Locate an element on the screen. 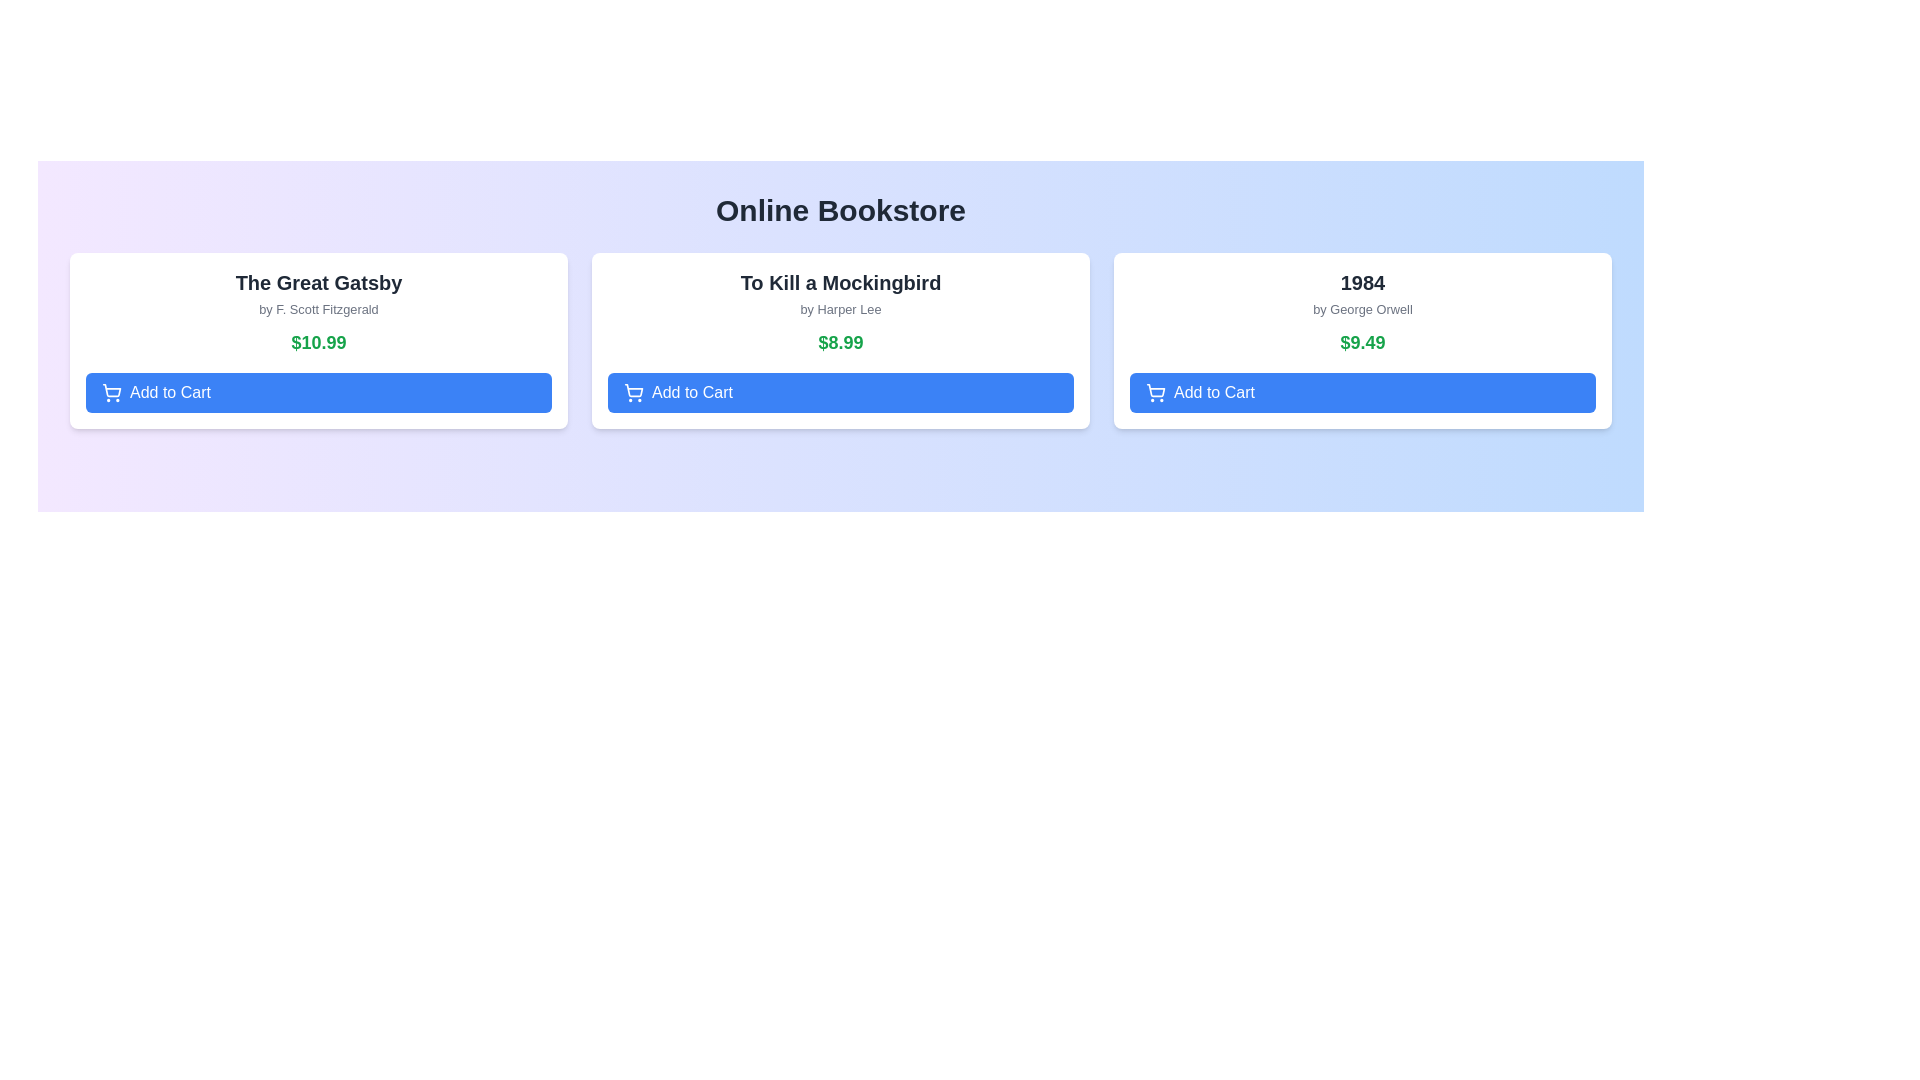 This screenshot has width=1920, height=1080. the text placeholder and label element displaying the title 'The Great Gatsby', author 'by F. Scott Fitzgerald', and price '$10.99', which is centrally aligned at the top of the section card is located at coordinates (317, 312).